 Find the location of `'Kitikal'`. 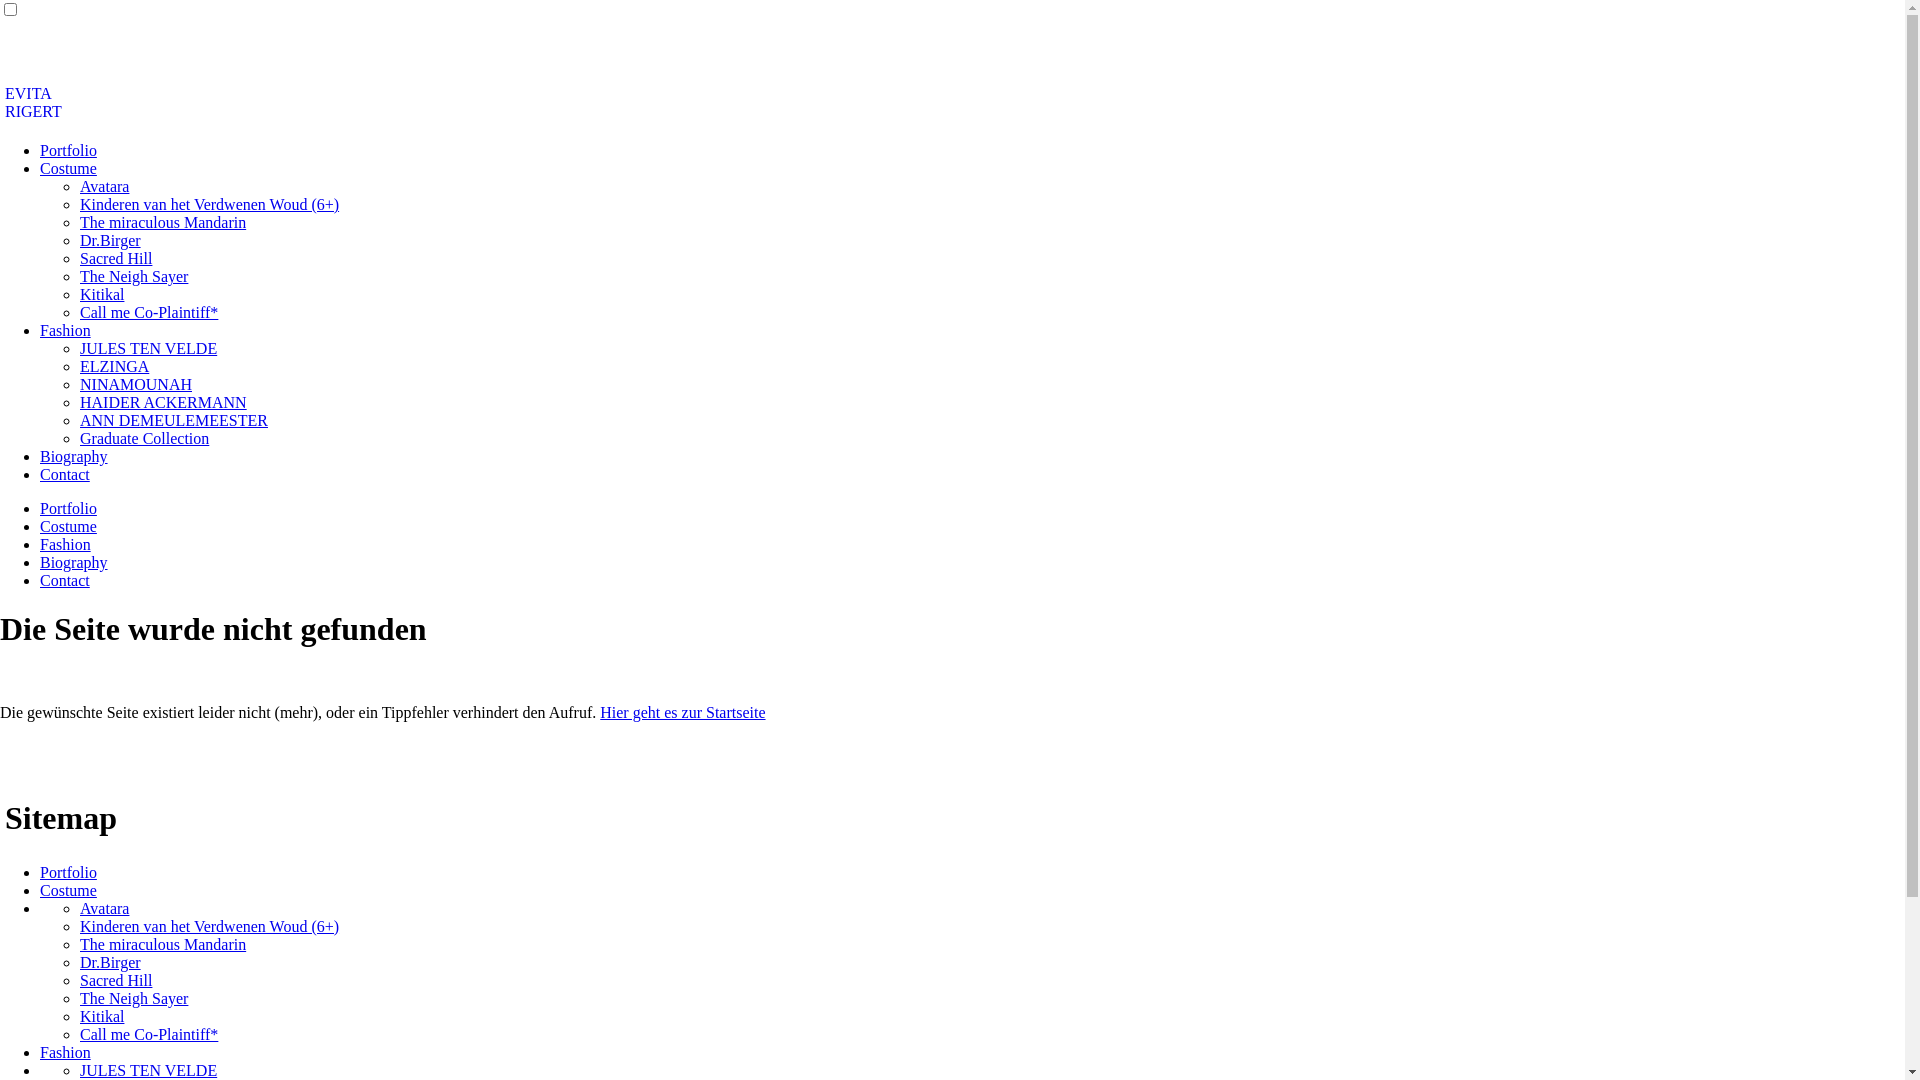

'Kitikal' is located at coordinates (100, 1016).